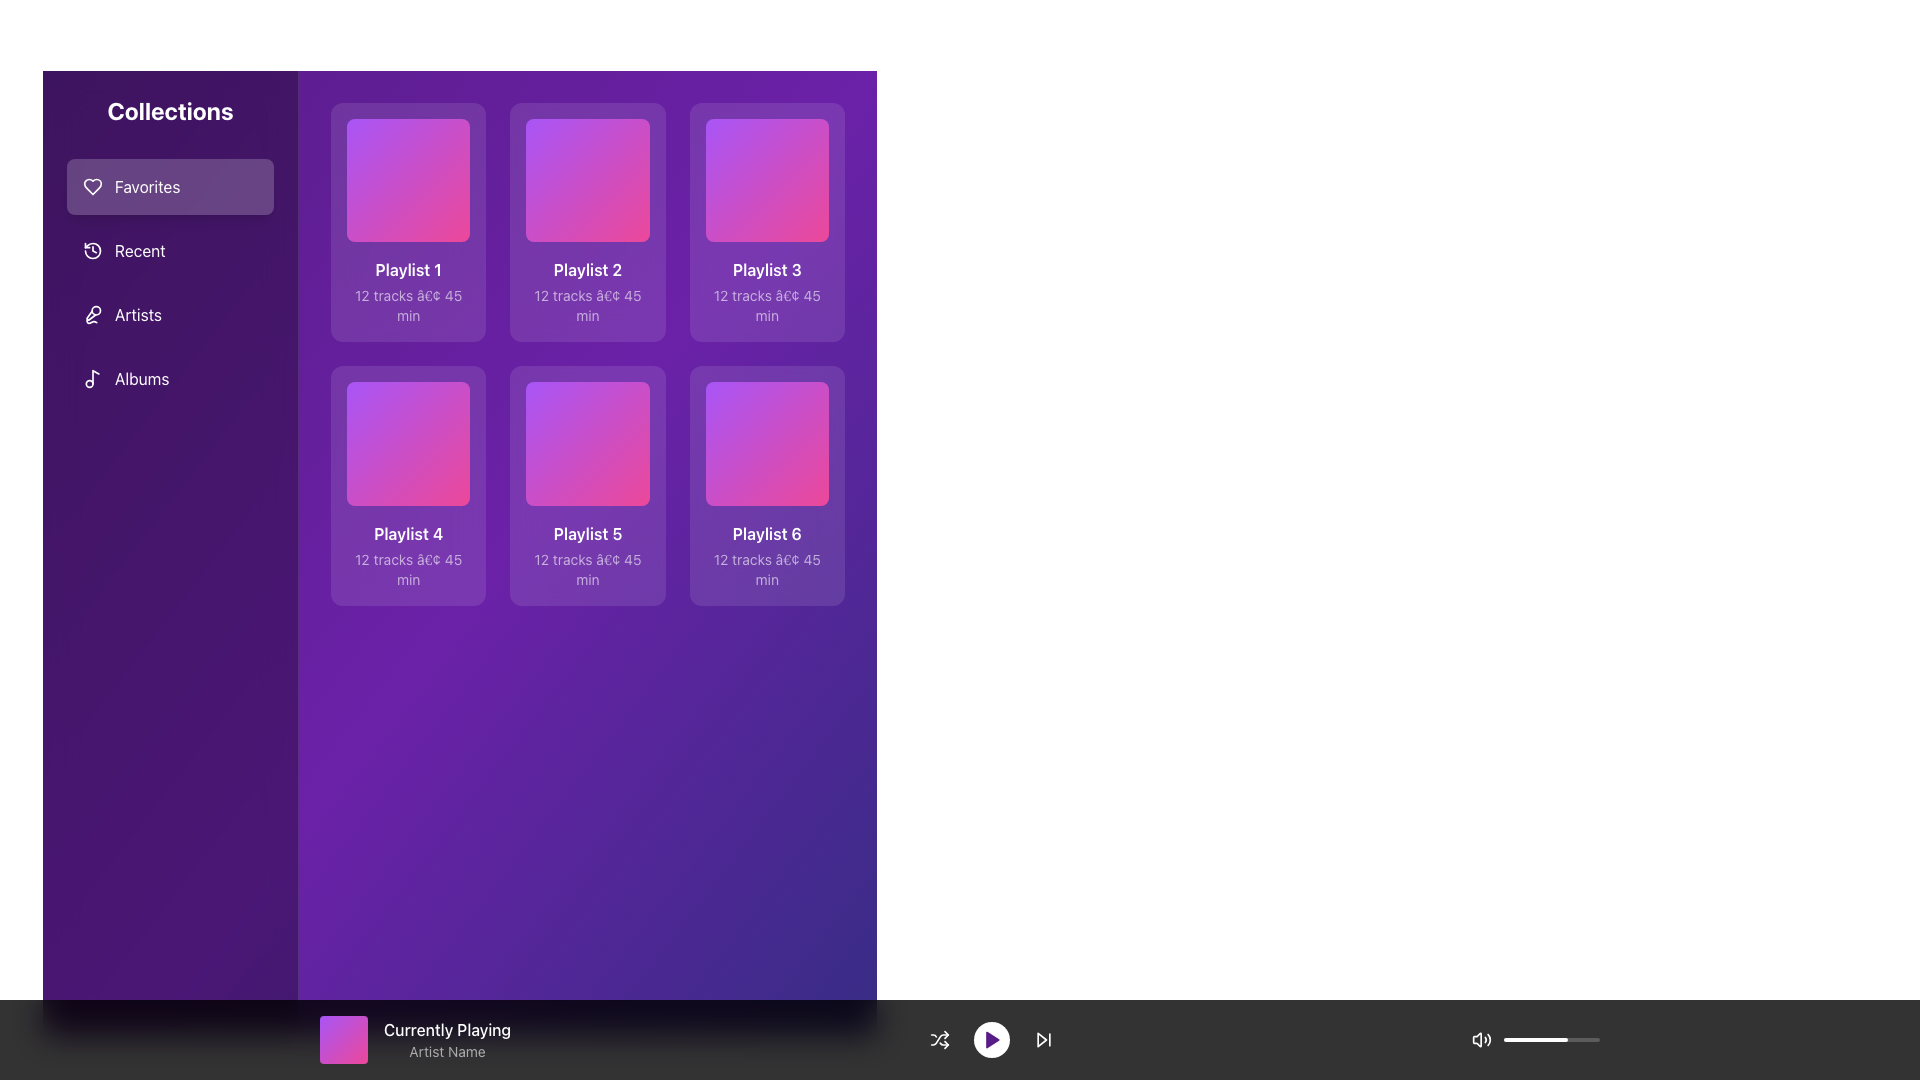  Describe the element at coordinates (586, 532) in the screenshot. I see `text label displaying 'Playlist 5', which is the third text label in the second row of a grid layout, located centrally within its playlist card` at that location.